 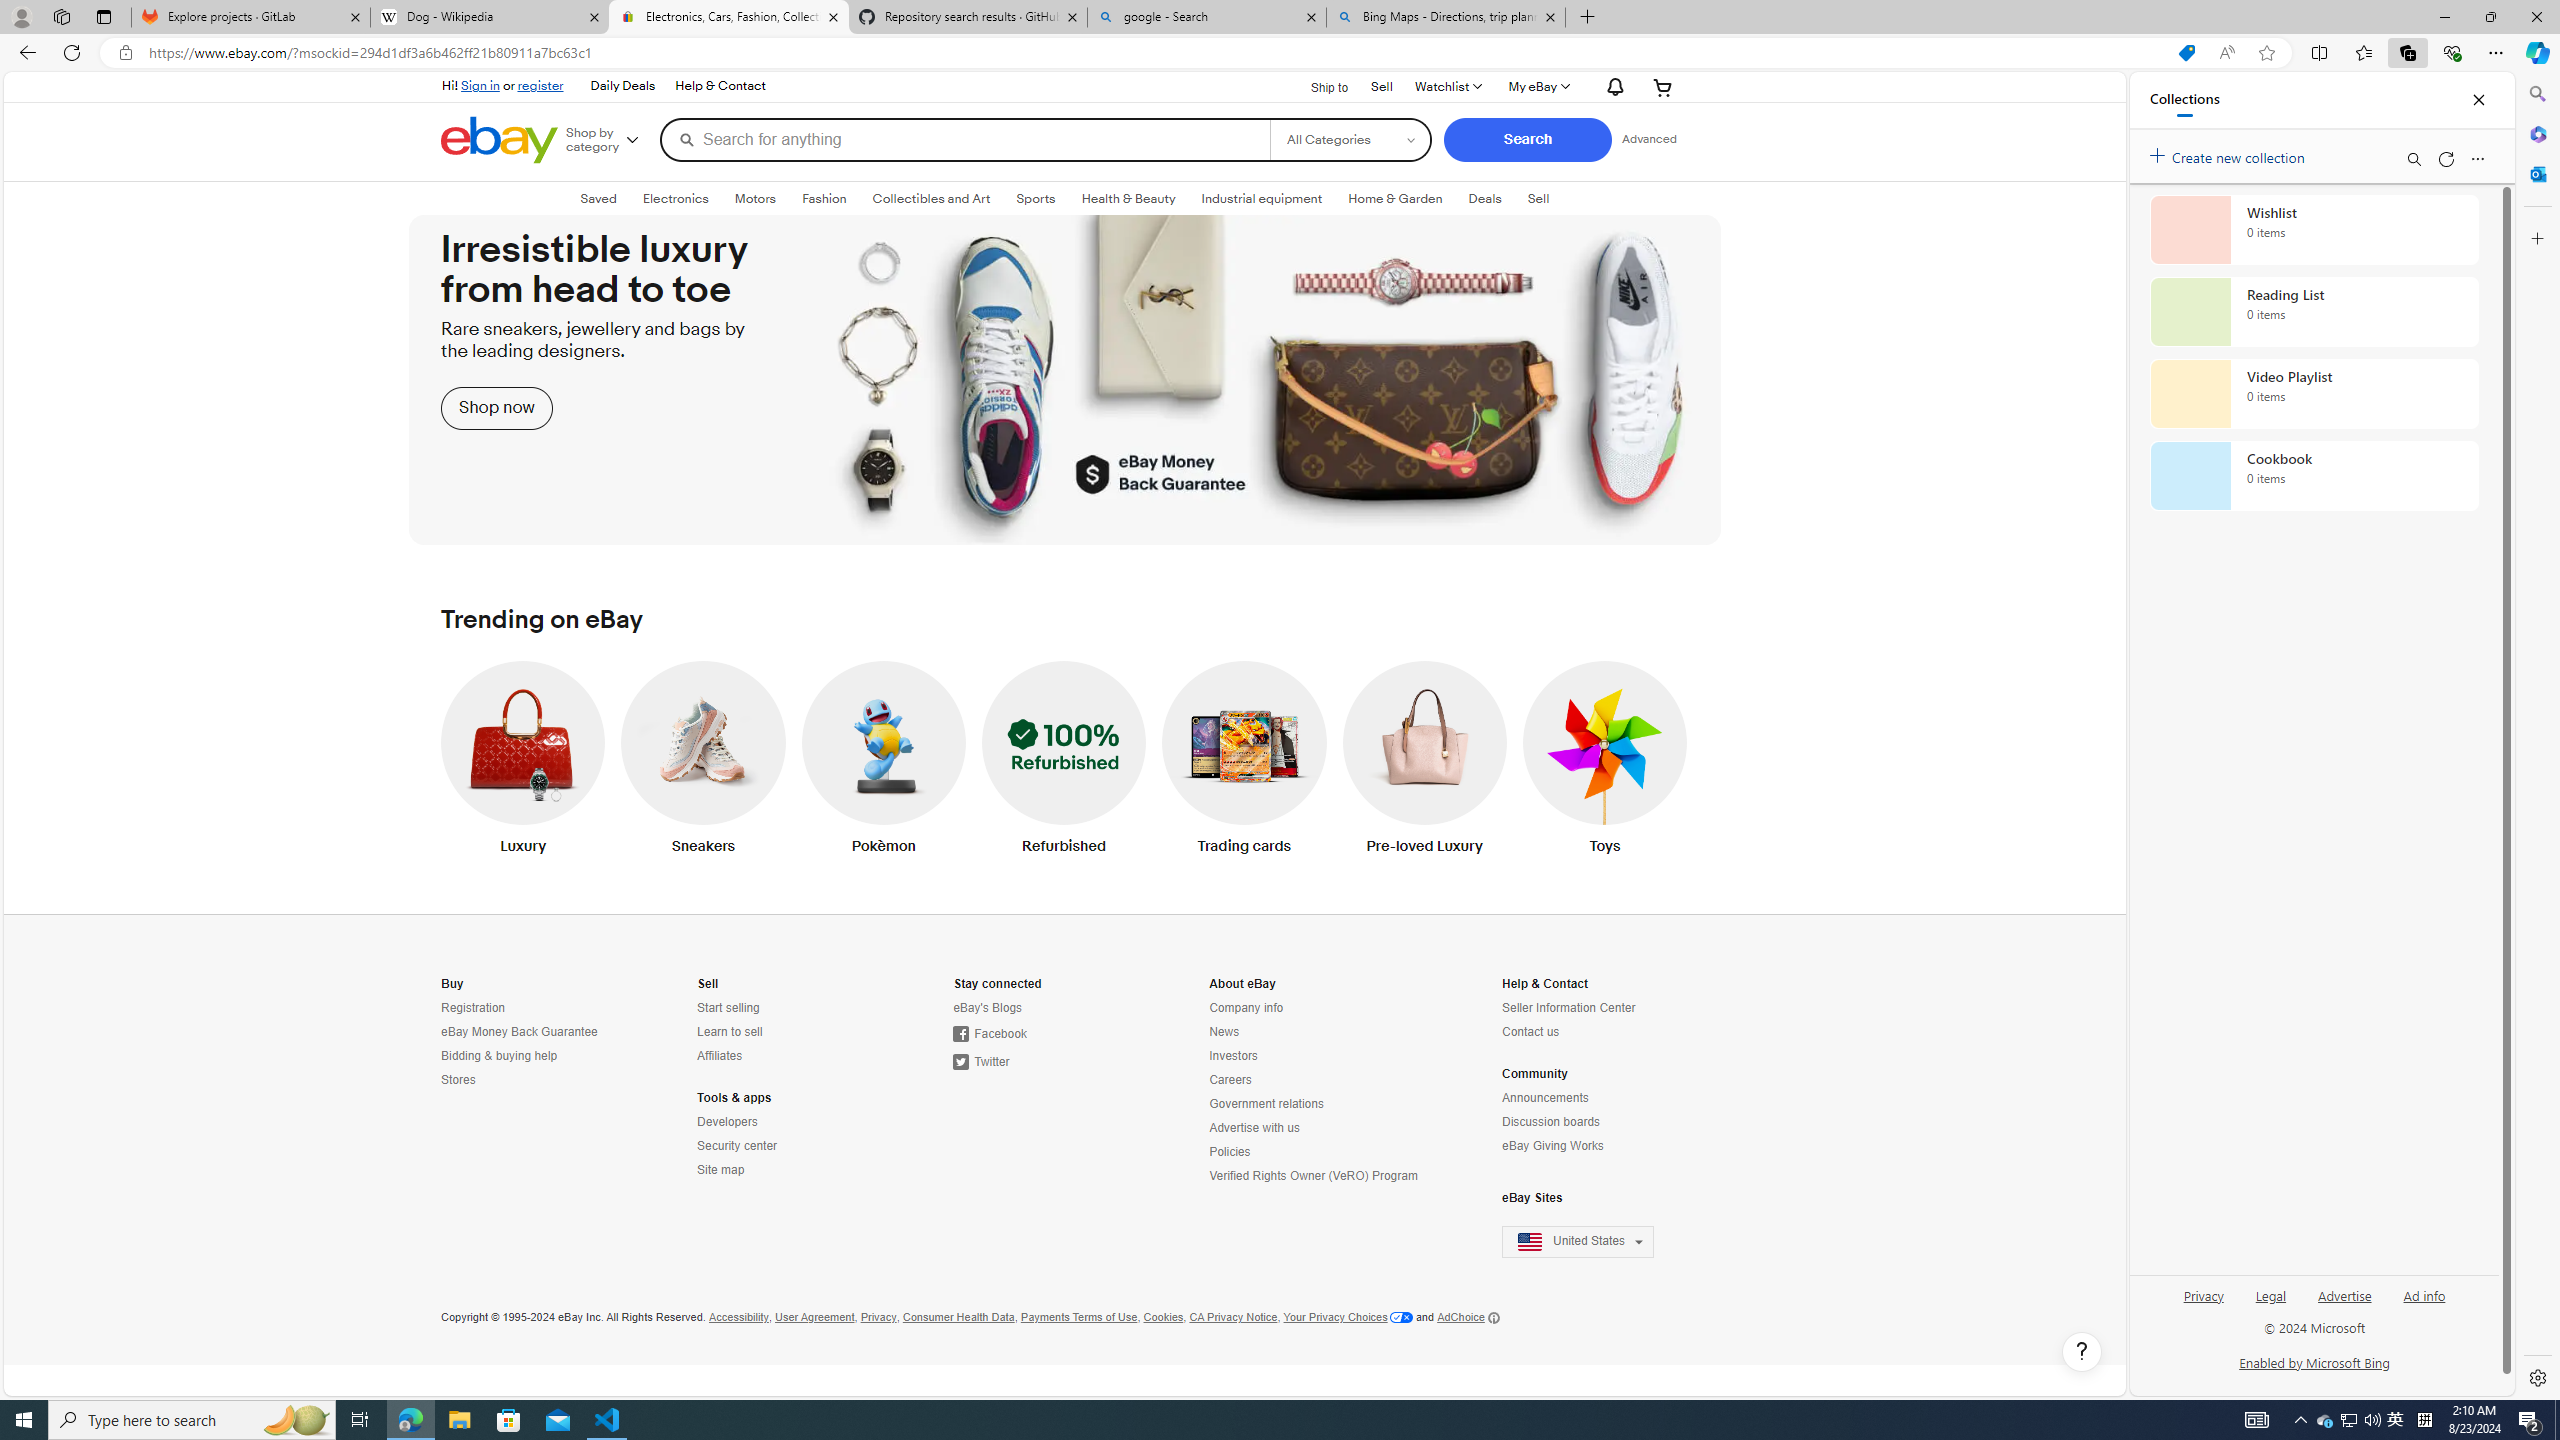 What do you see at coordinates (522, 762) in the screenshot?
I see `'Luxury'` at bounding box center [522, 762].